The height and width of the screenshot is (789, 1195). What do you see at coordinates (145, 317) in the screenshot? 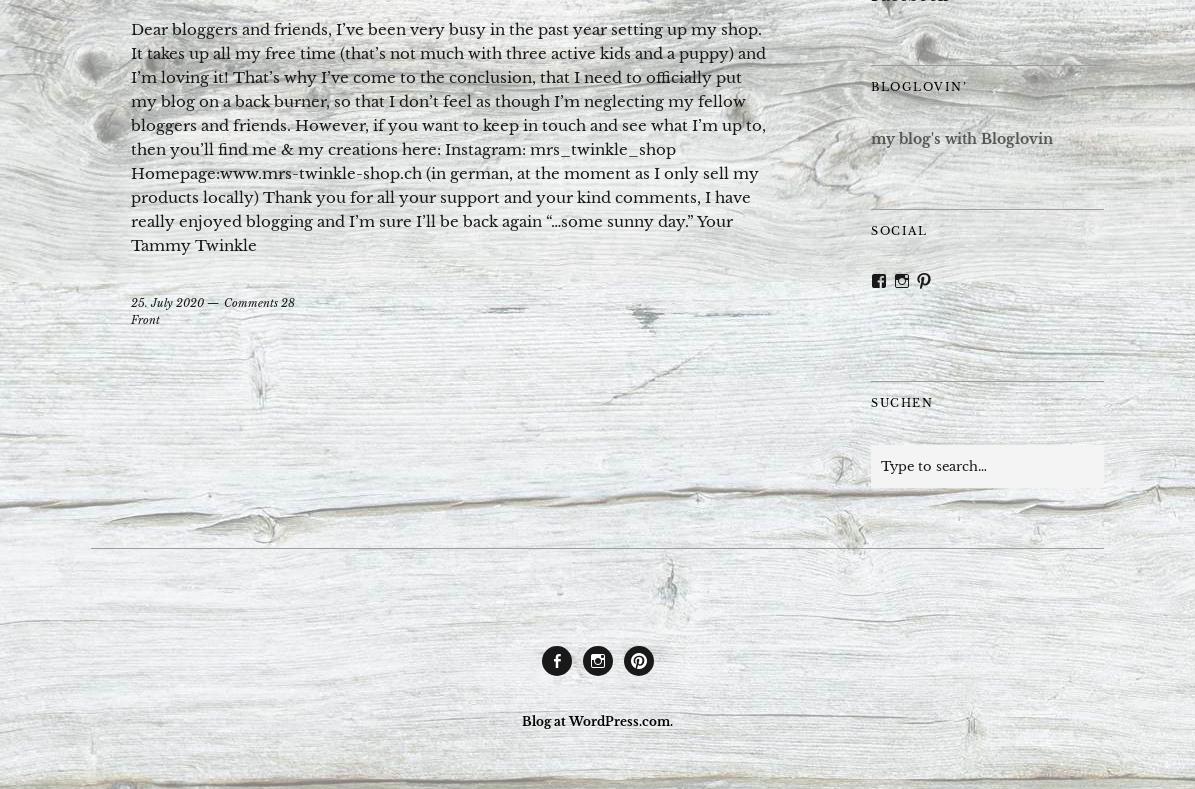
I see `'Front'` at bounding box center [145, 317].